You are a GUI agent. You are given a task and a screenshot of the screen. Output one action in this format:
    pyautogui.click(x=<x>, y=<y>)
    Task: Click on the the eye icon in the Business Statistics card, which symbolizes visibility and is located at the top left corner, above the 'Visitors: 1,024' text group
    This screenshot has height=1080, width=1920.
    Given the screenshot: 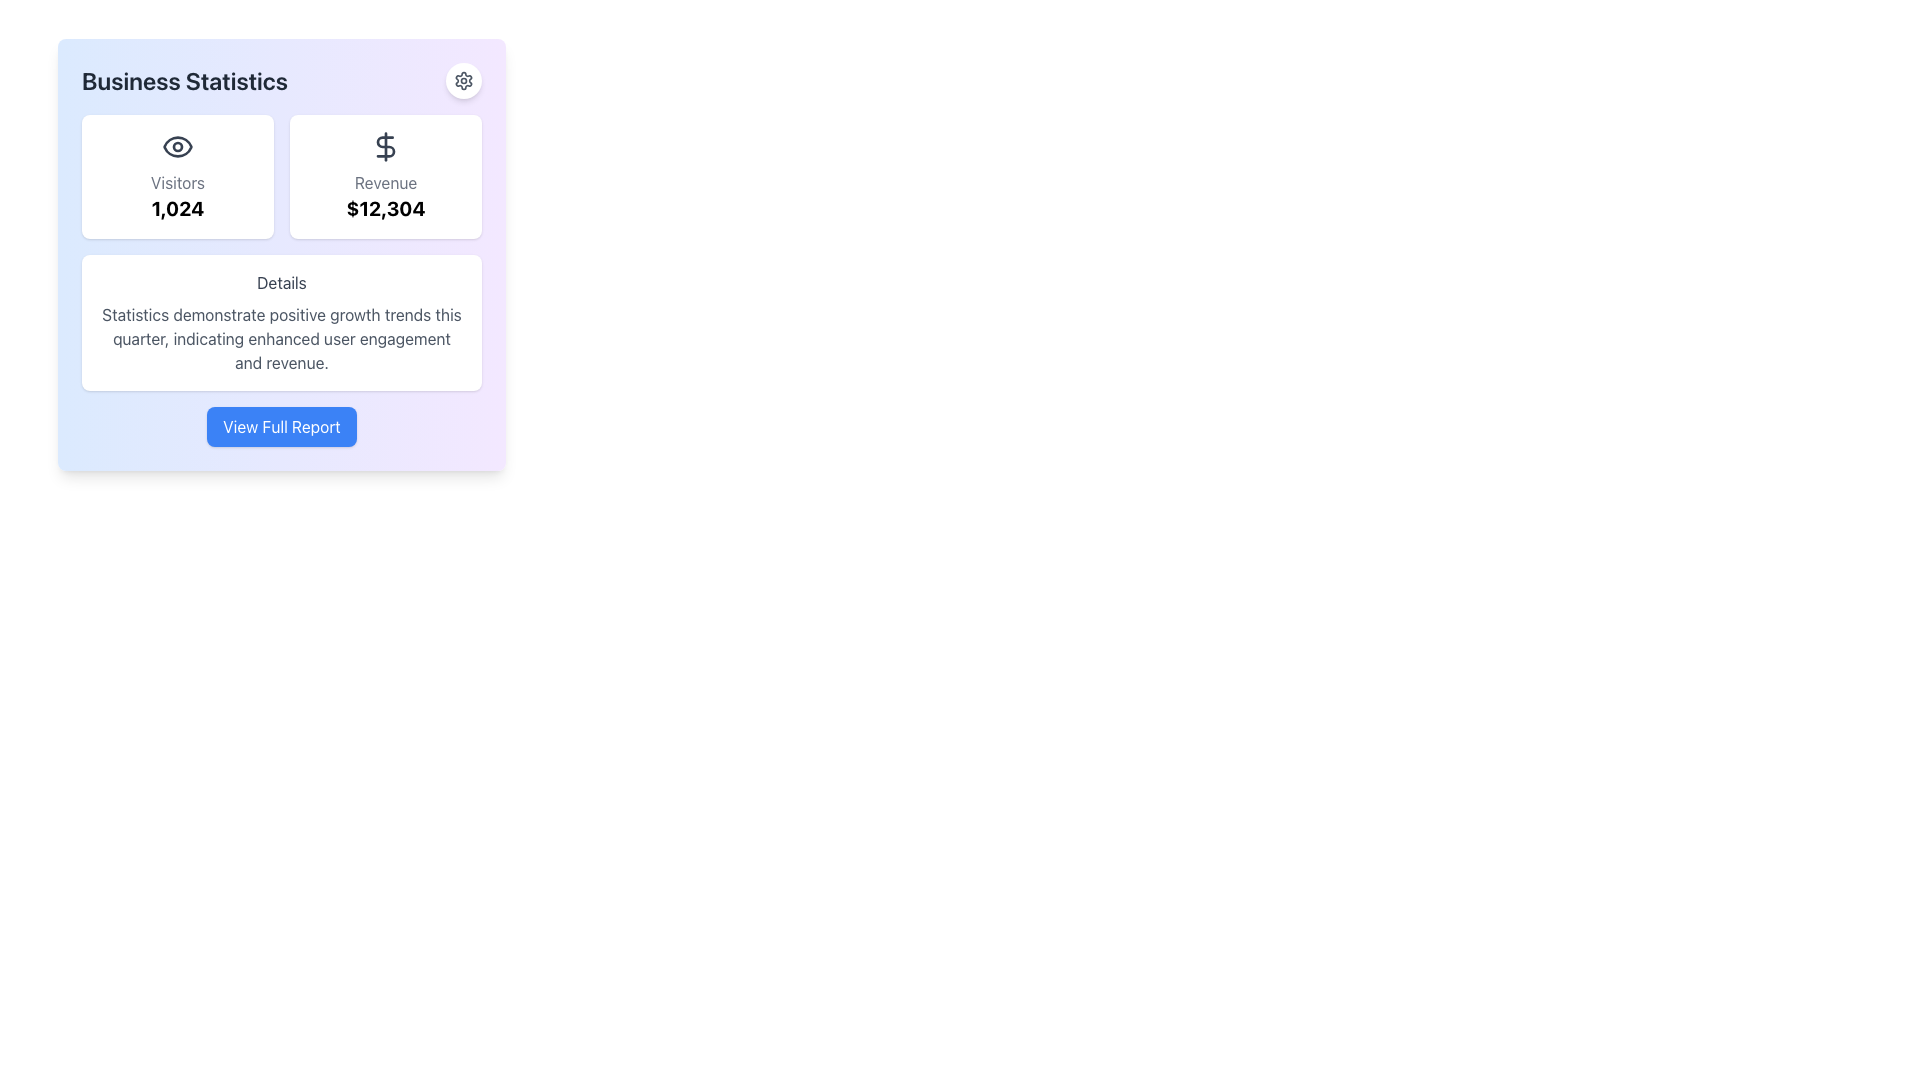 What is the action you would take?
    pyautogui.click(x=177, y=145)
    